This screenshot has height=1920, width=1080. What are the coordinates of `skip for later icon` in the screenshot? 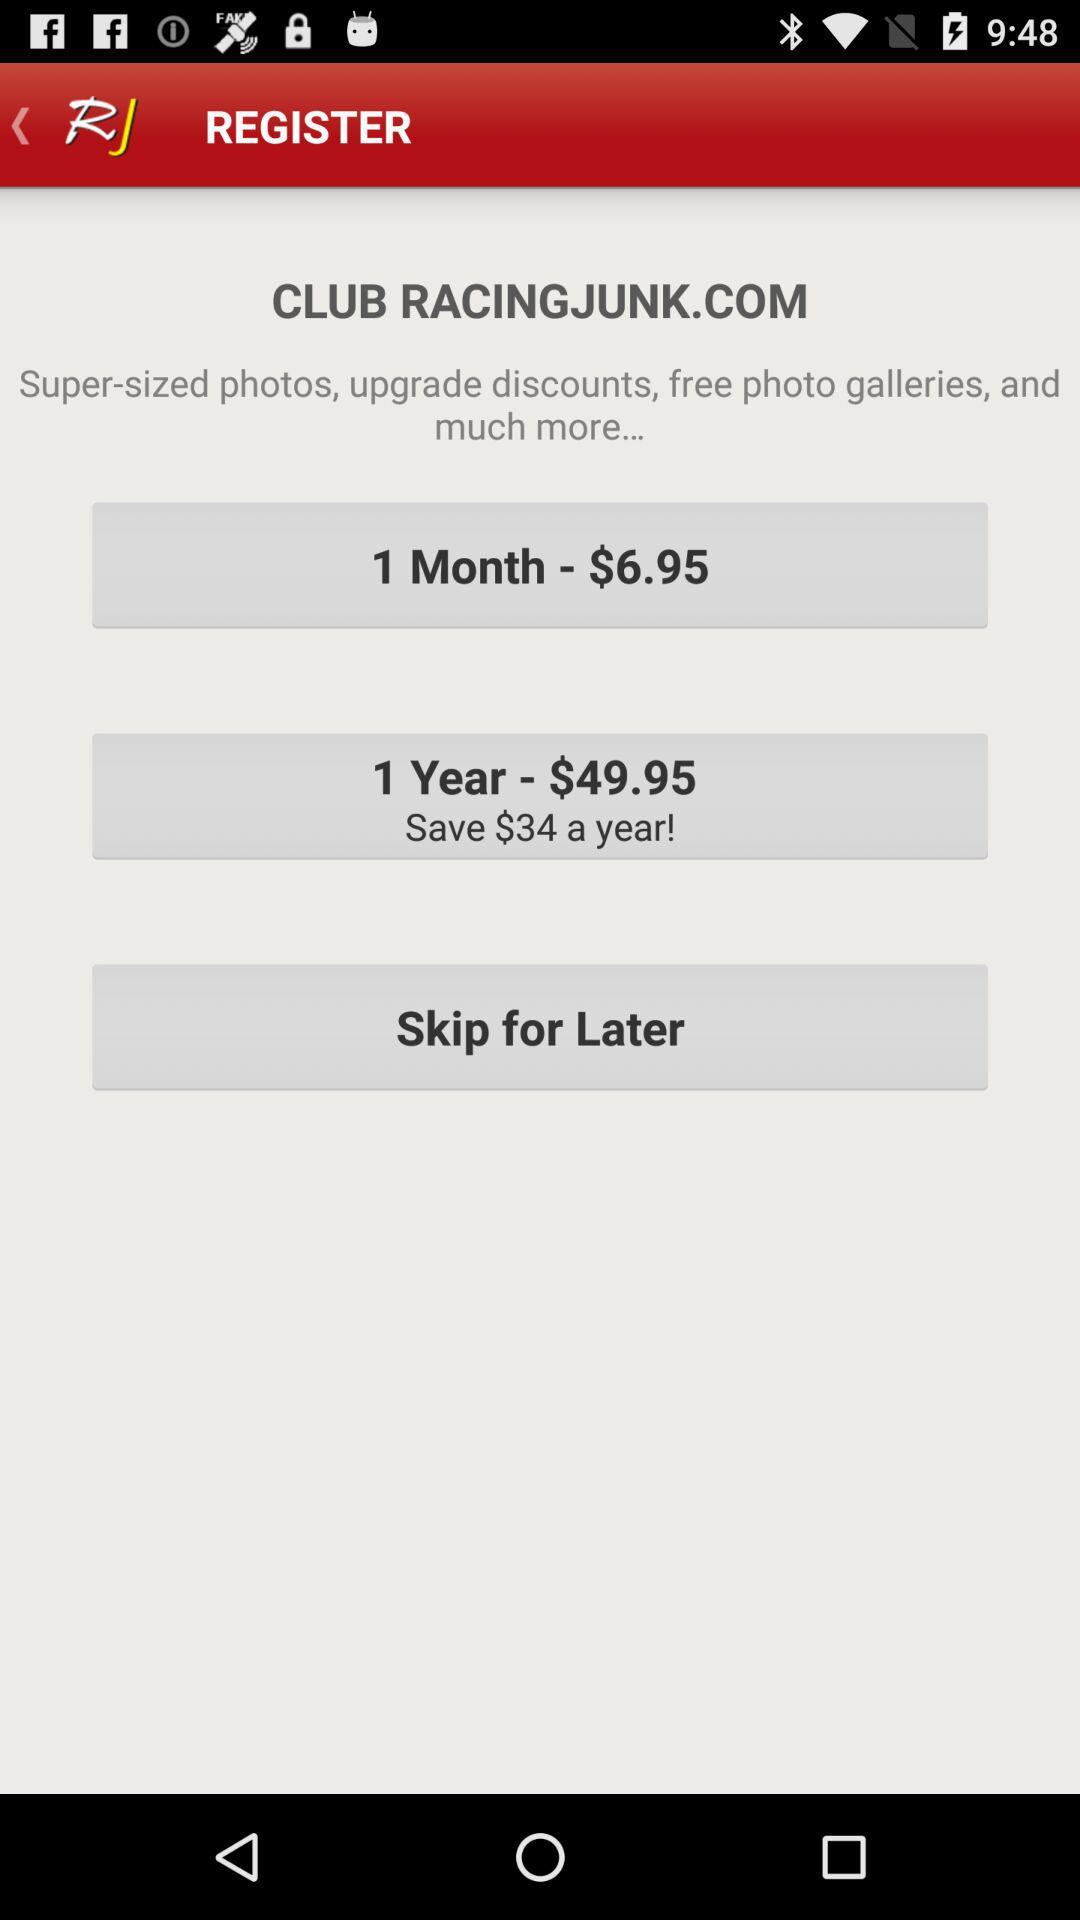 It's located at (540, 1027).